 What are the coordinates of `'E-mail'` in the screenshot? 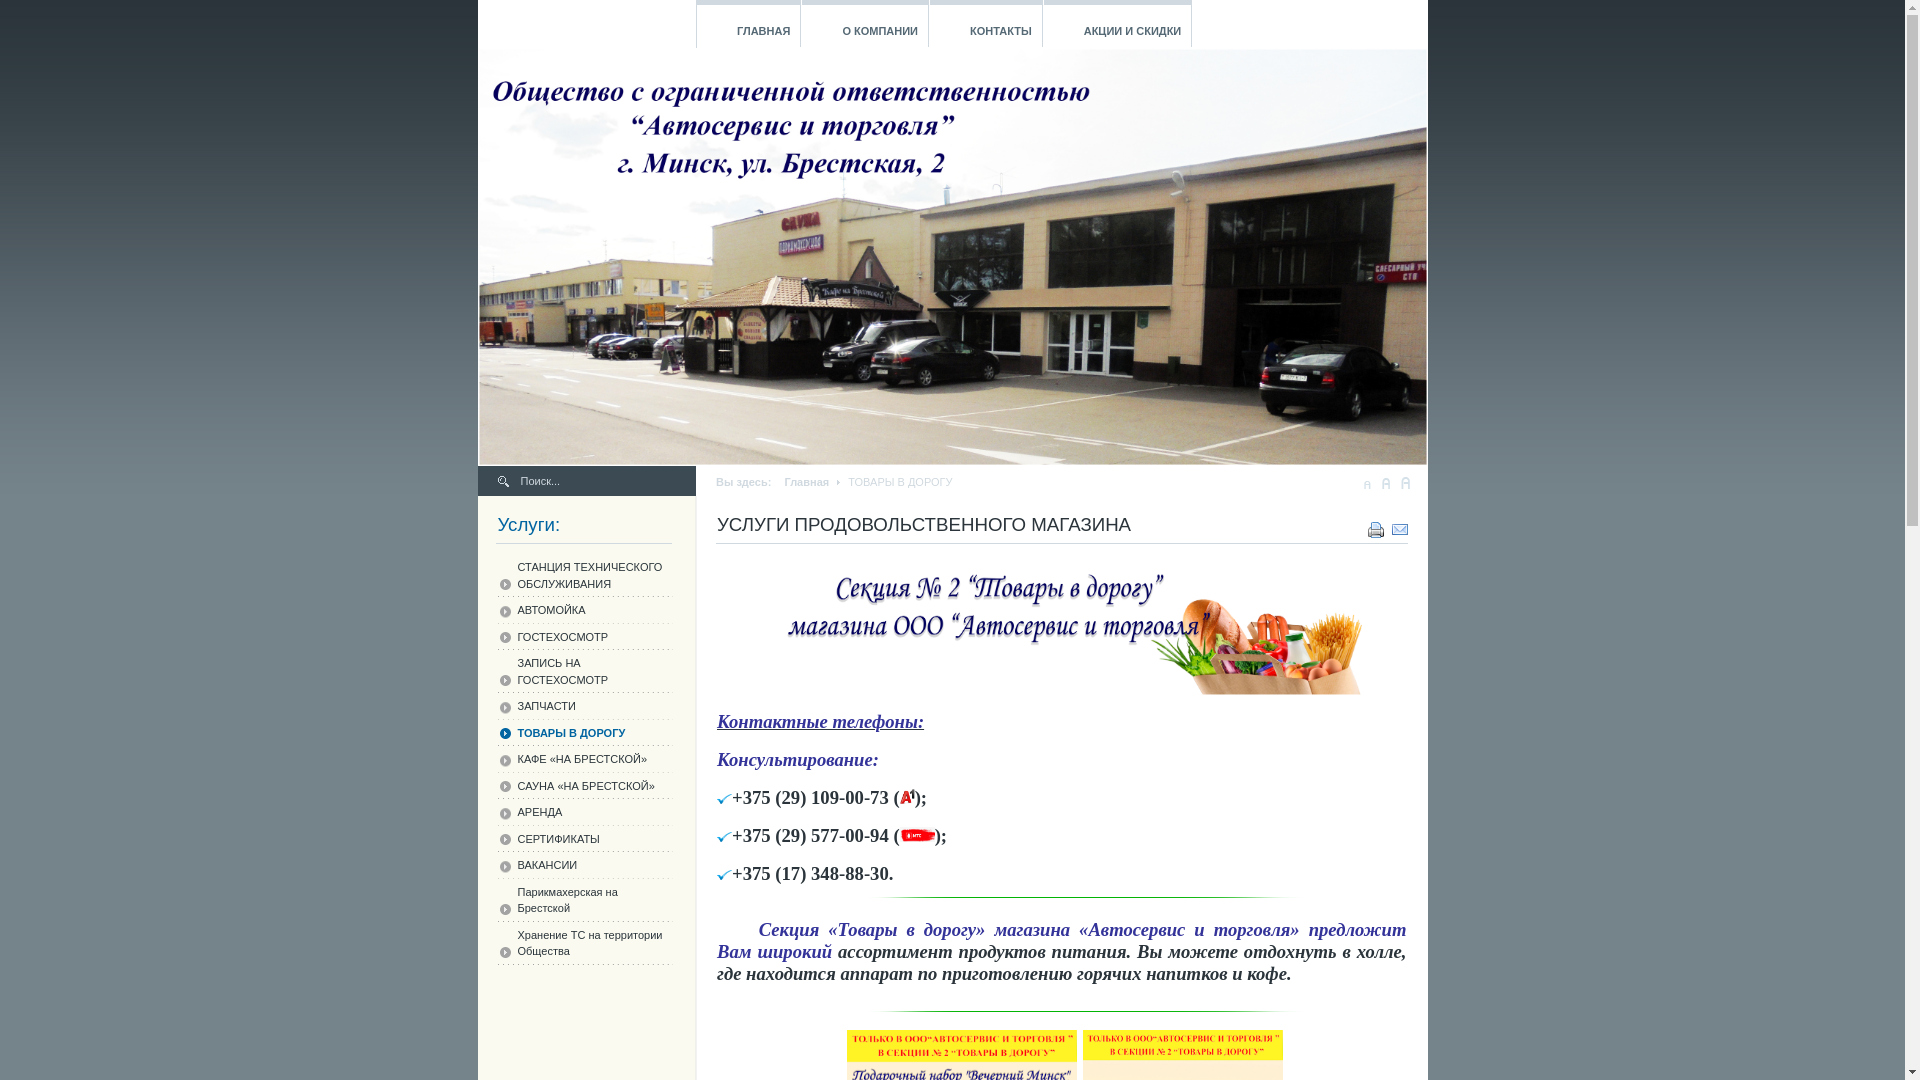 It's located at (1399, 524).